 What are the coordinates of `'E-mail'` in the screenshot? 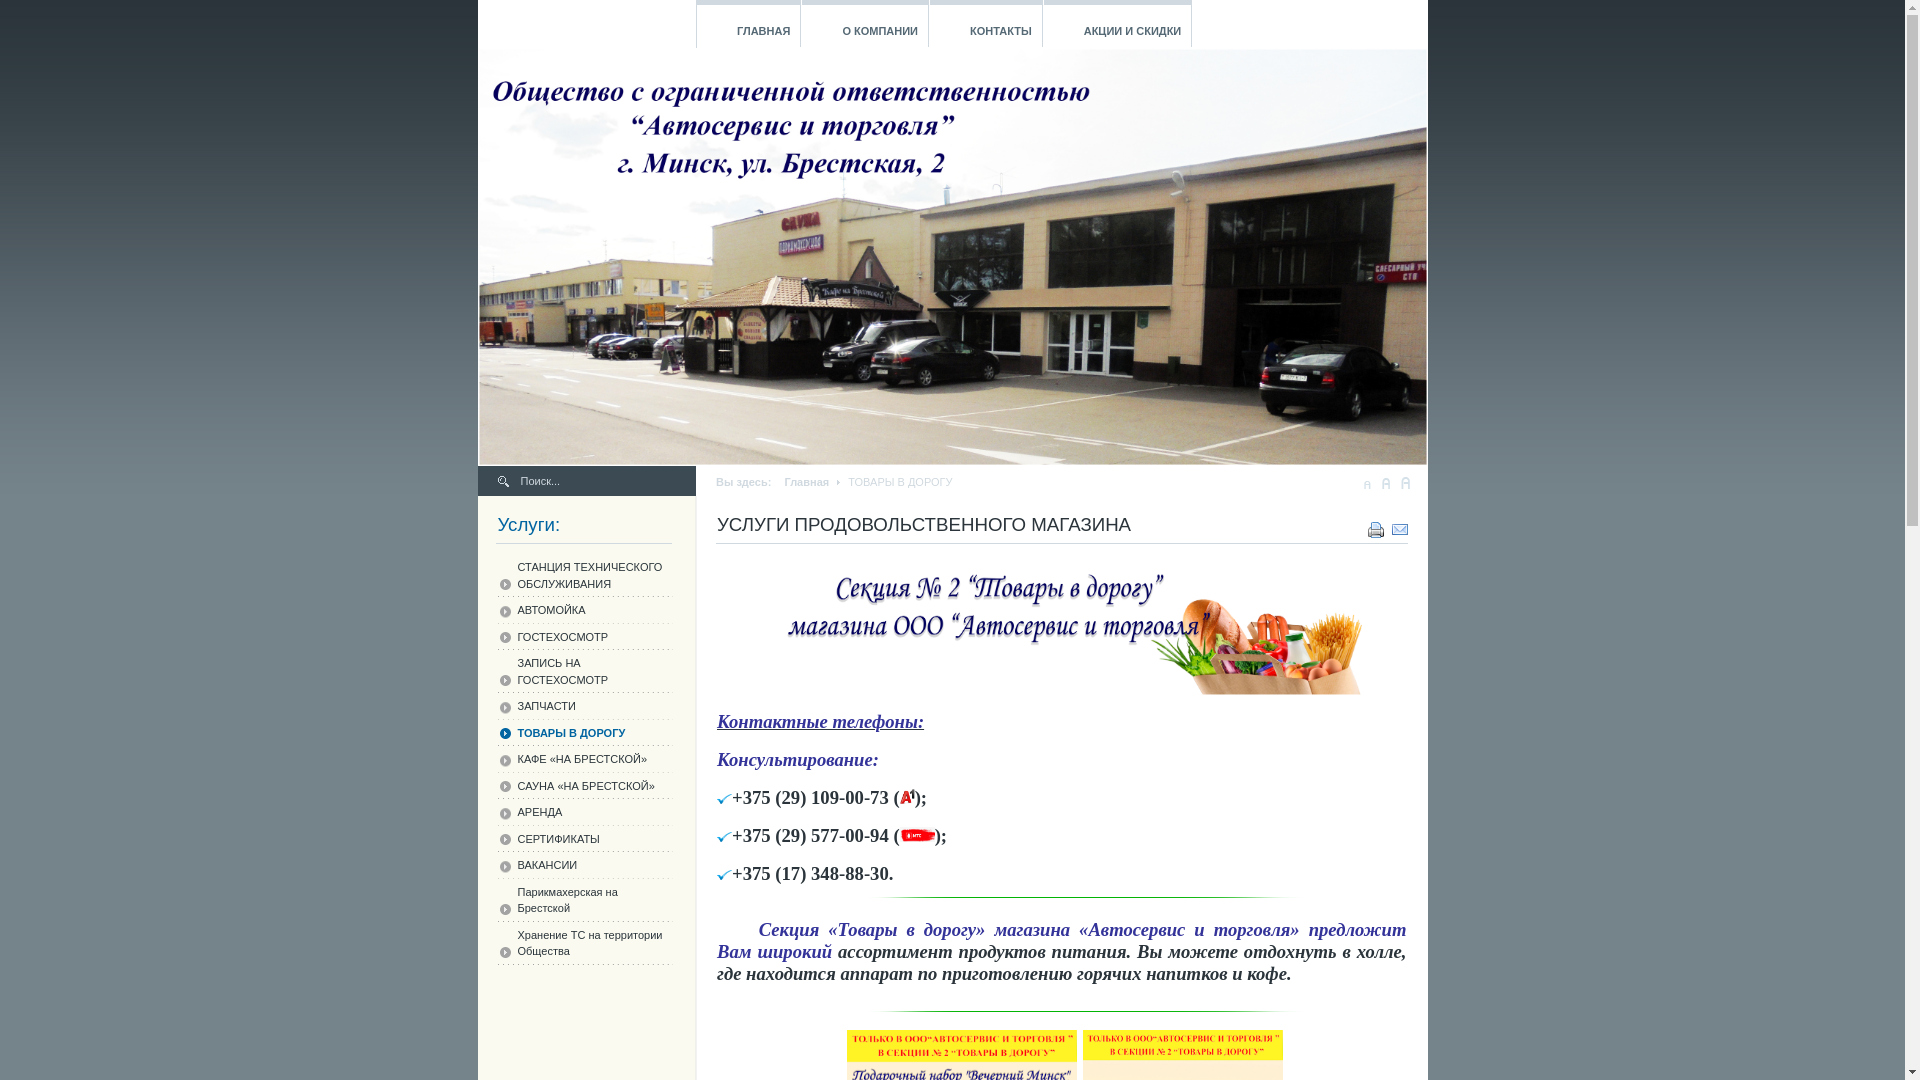 It's located at (1399, 524).